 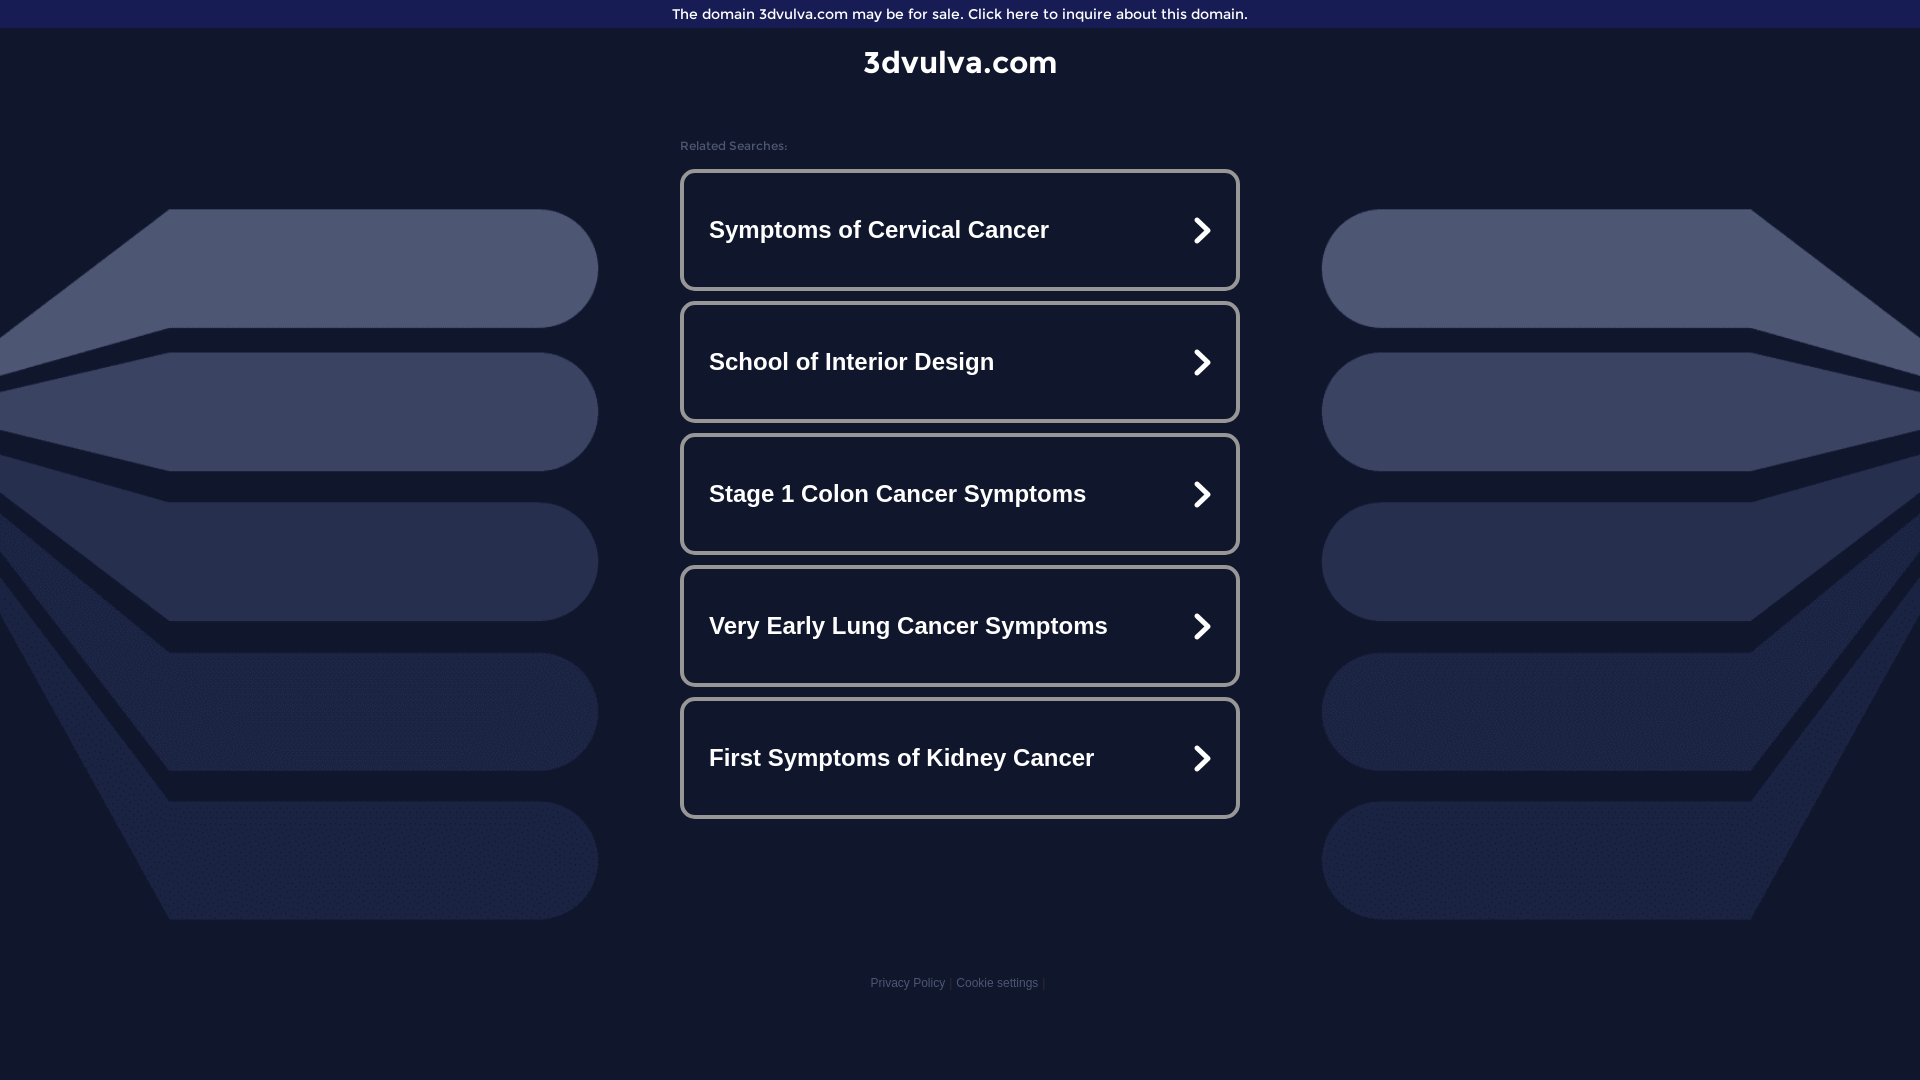 What do you see at coordinates (960, 493) in the screenshot?
I see `'Stage 1 Colon Cancer Symptoms'` at bounding box center [960, 493].